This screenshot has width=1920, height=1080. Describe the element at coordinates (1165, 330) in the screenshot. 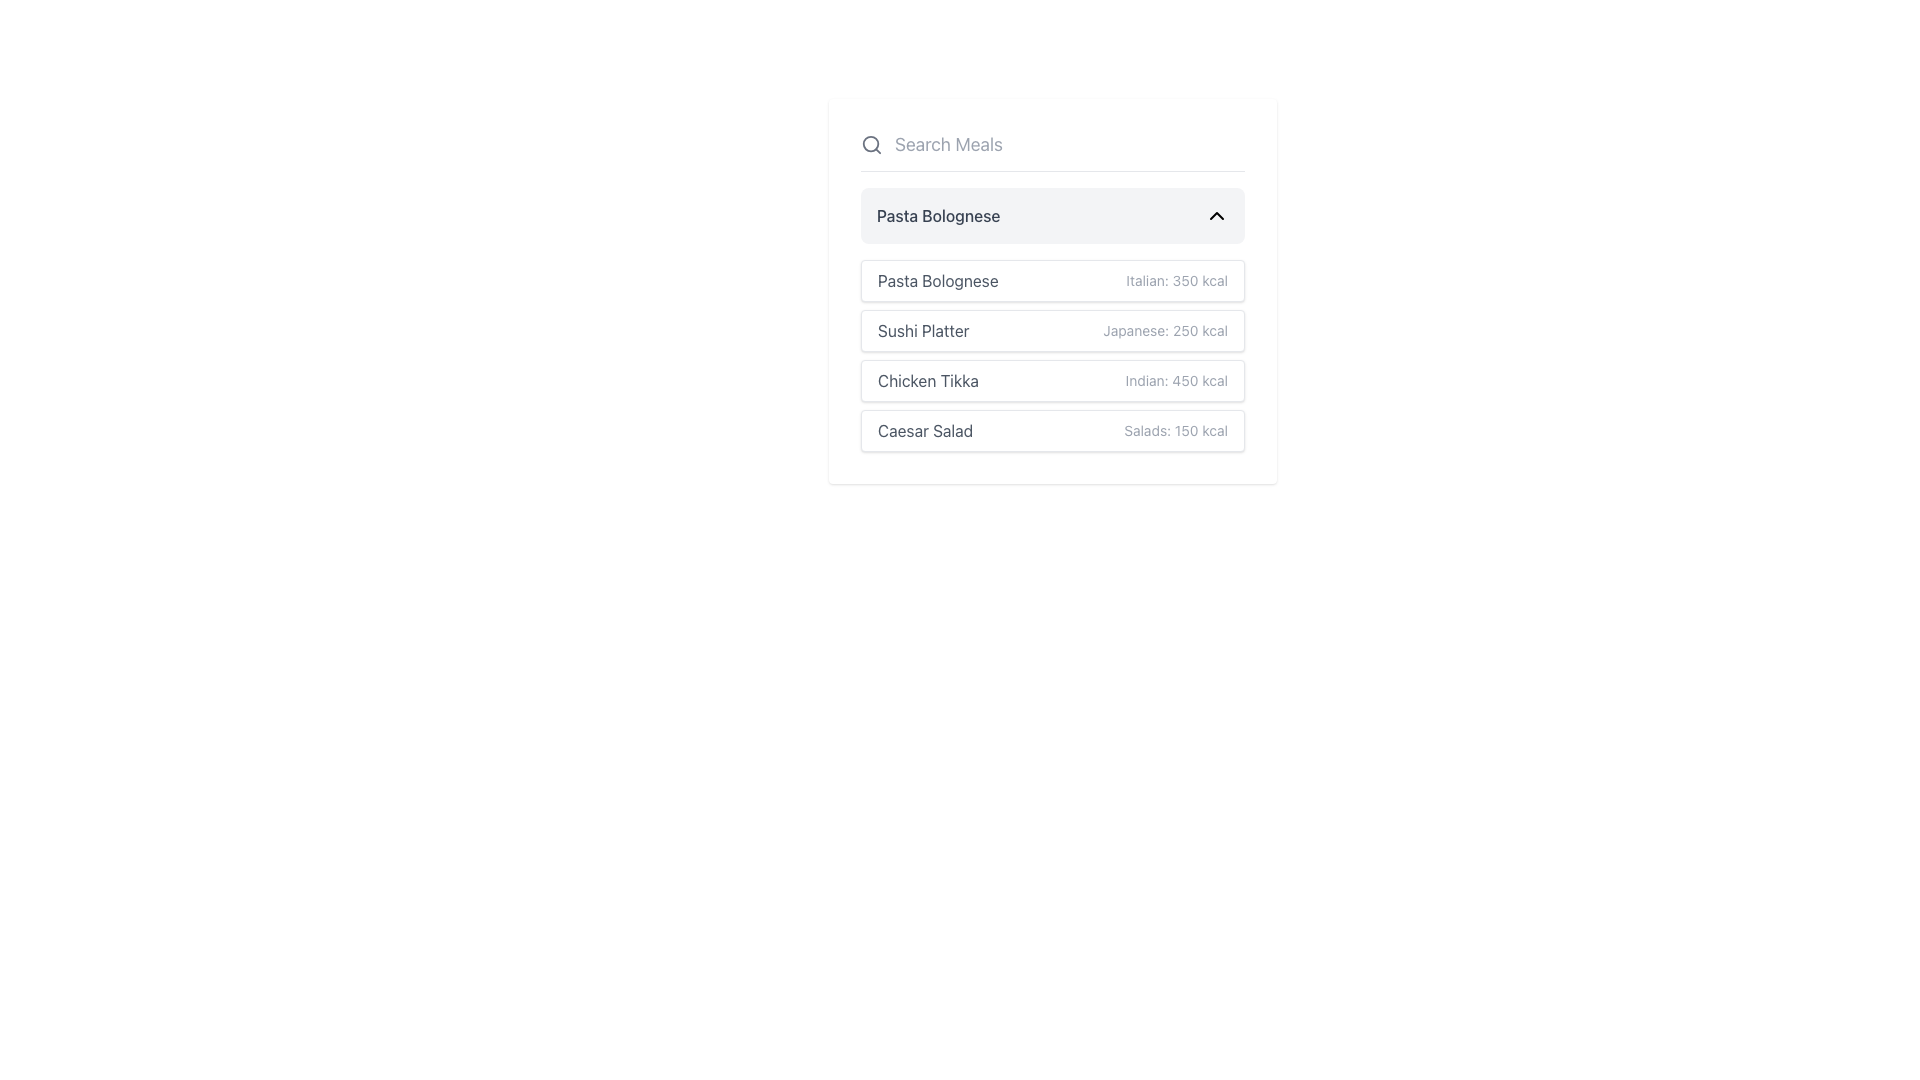

I see `the nutritional information text label for the dish 'Sushi Platter', which is located to the right of the main dish name in the vertical list` at that location.